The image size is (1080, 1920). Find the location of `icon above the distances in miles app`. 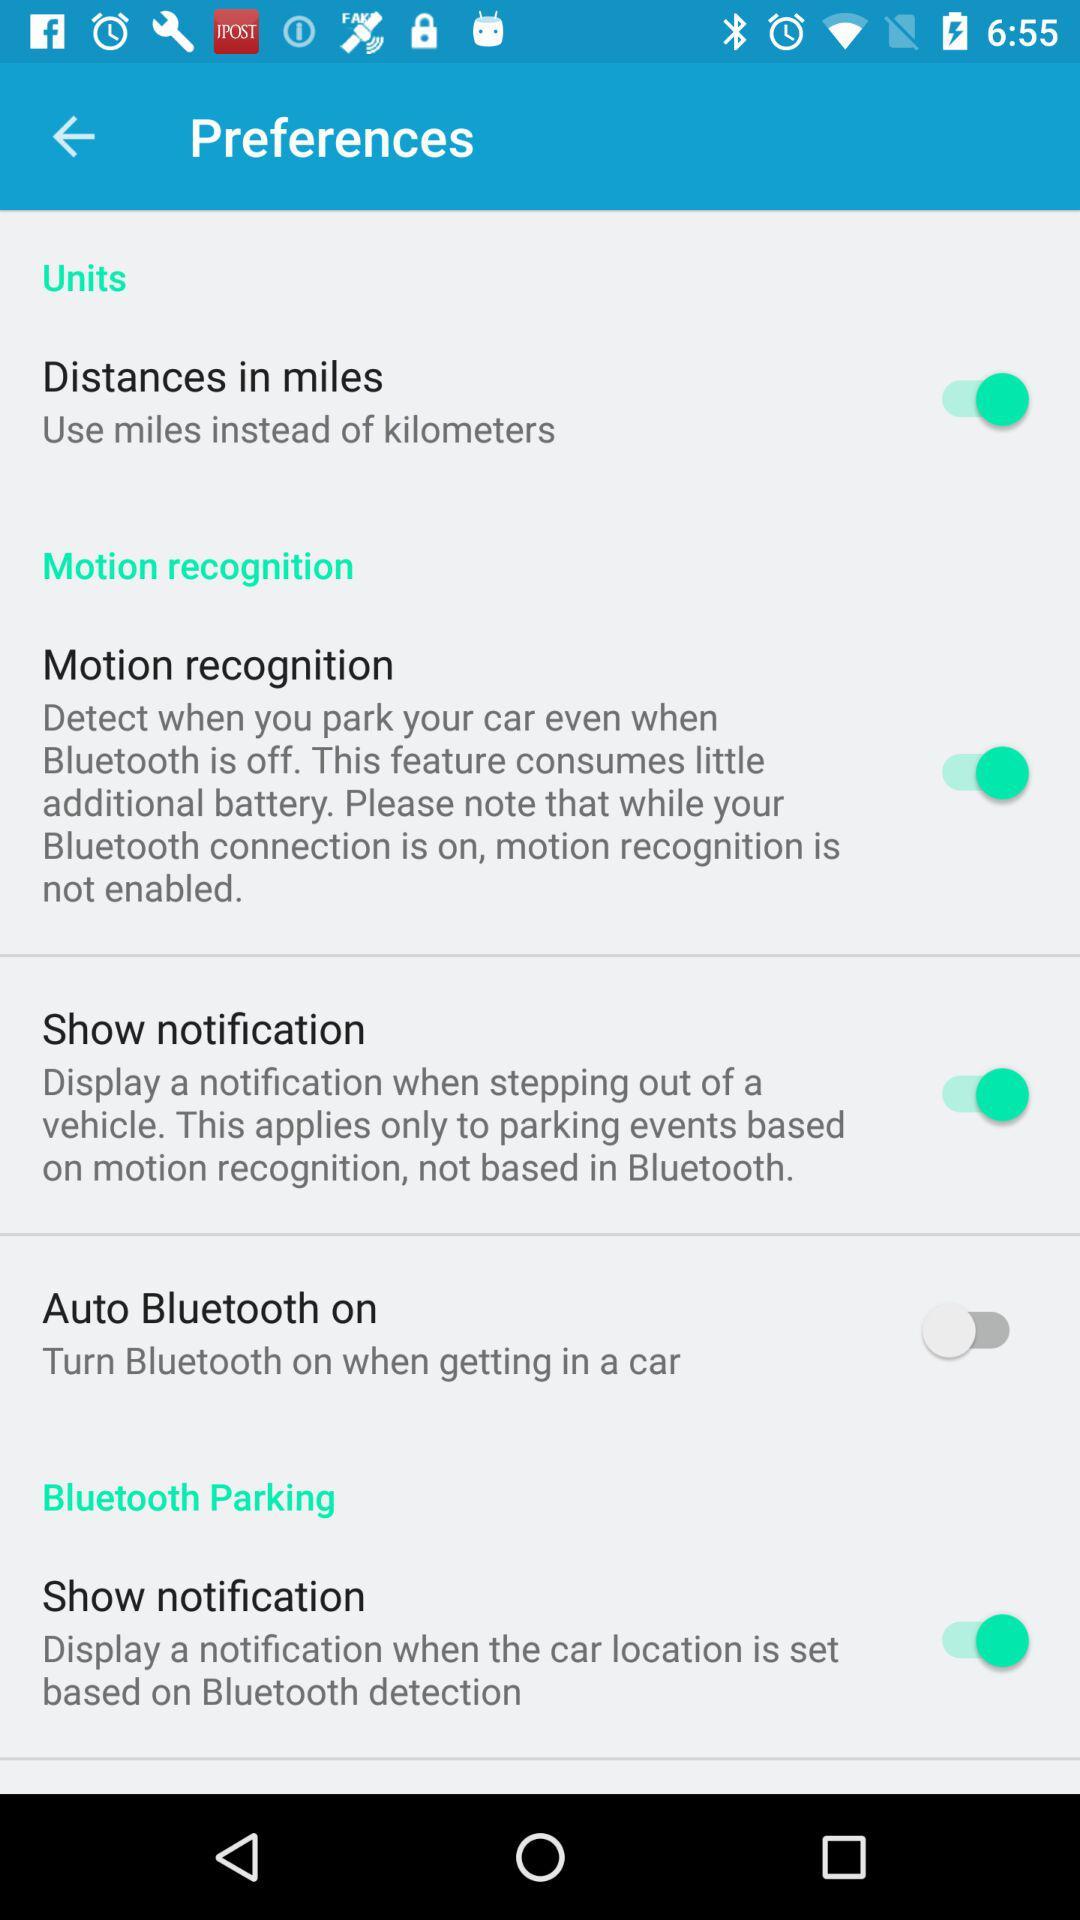

icon above the distances in miles app is located at coordinates (540, 254).